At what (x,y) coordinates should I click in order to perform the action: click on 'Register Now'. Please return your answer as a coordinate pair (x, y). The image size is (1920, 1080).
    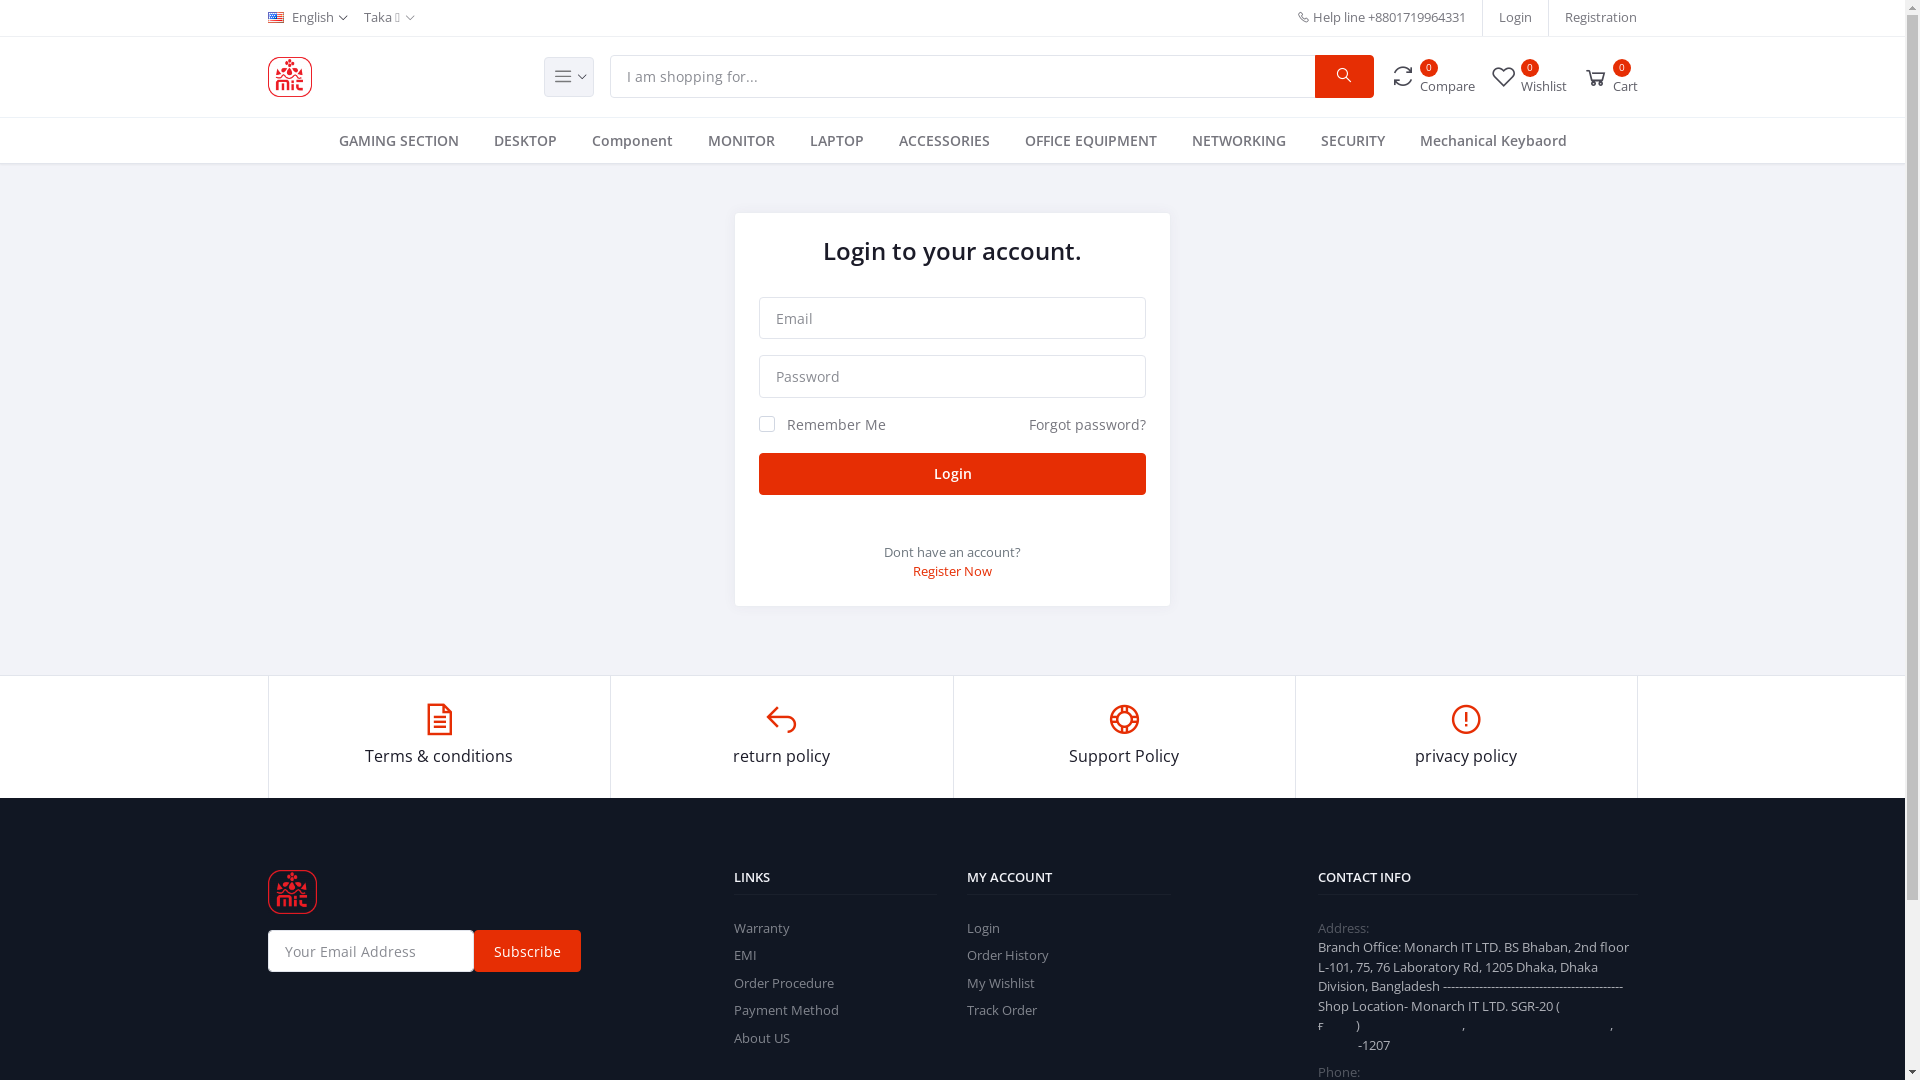
    Looking at the image, I should click on (951, 570).